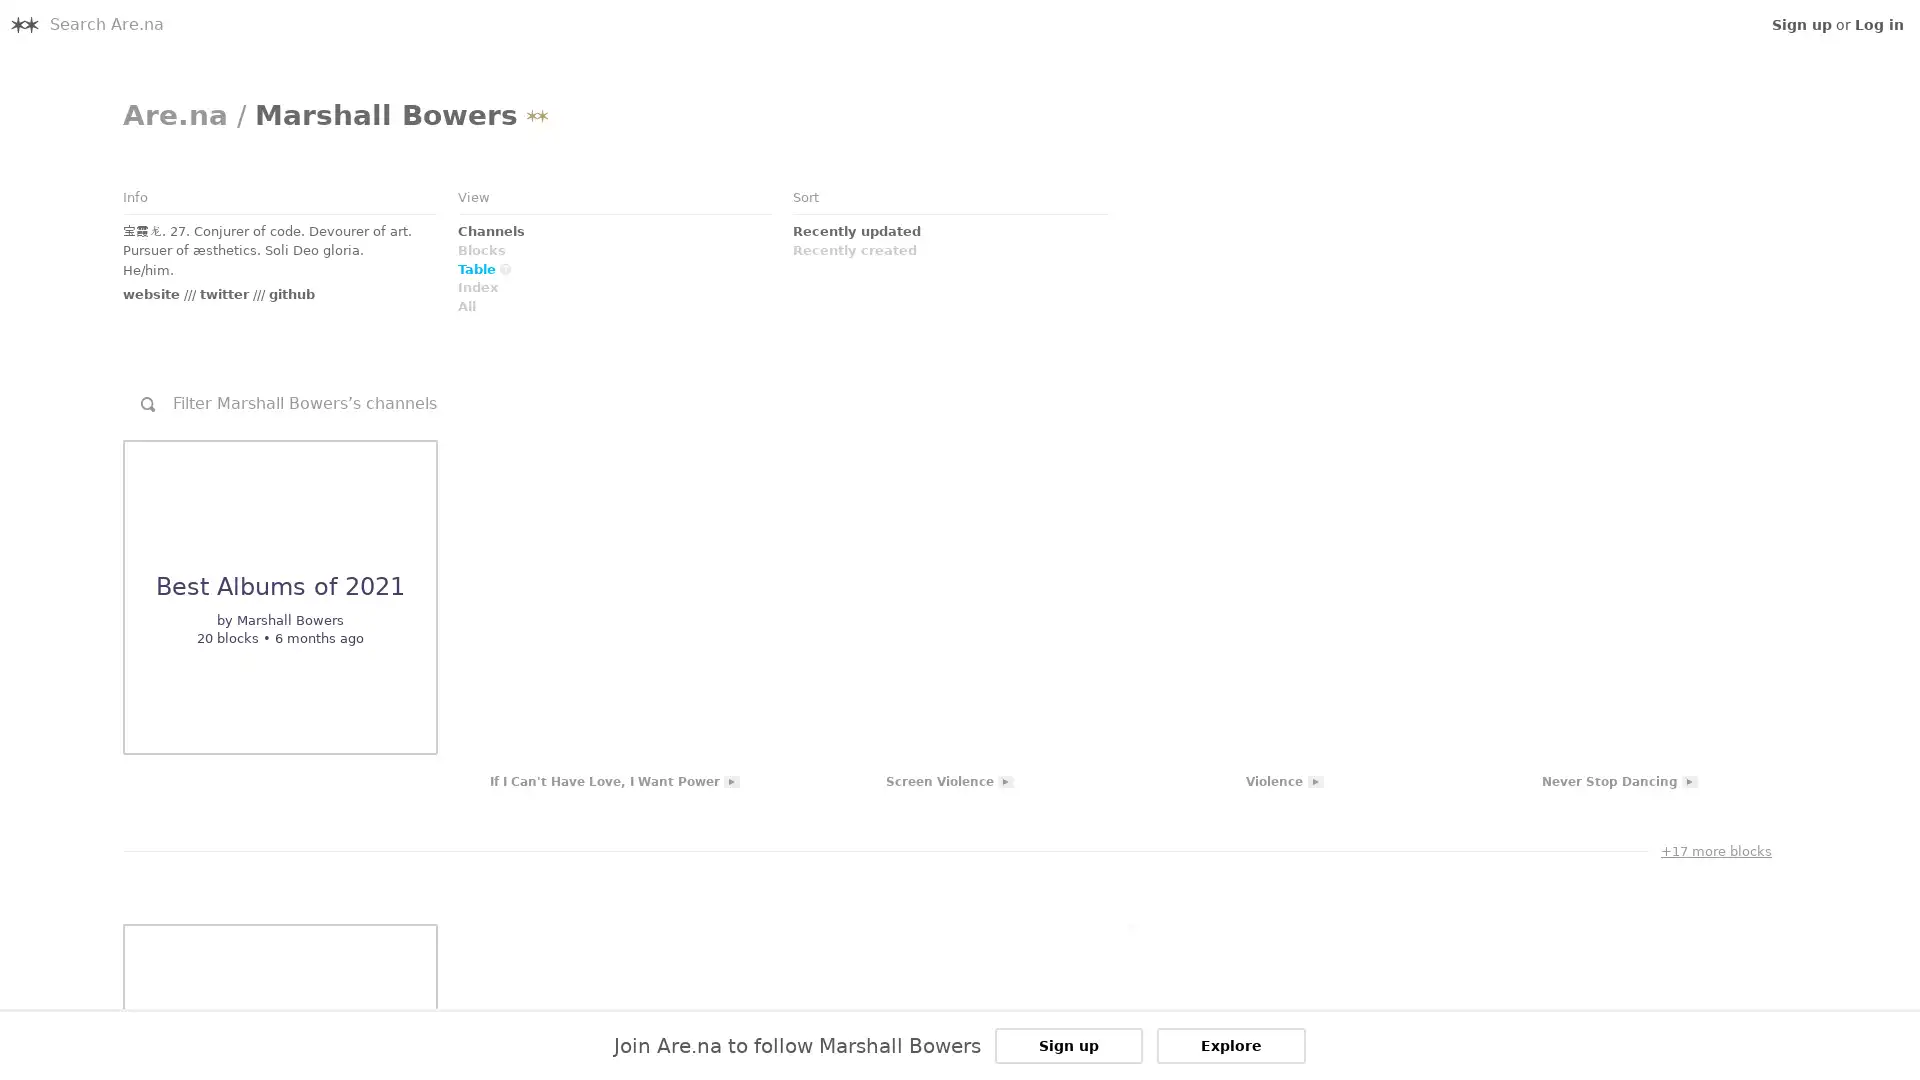 Image resolution: width=1920 pixels, height=1080 pixels. I want to click on Link to Channel: undefined, so click(278, 595).